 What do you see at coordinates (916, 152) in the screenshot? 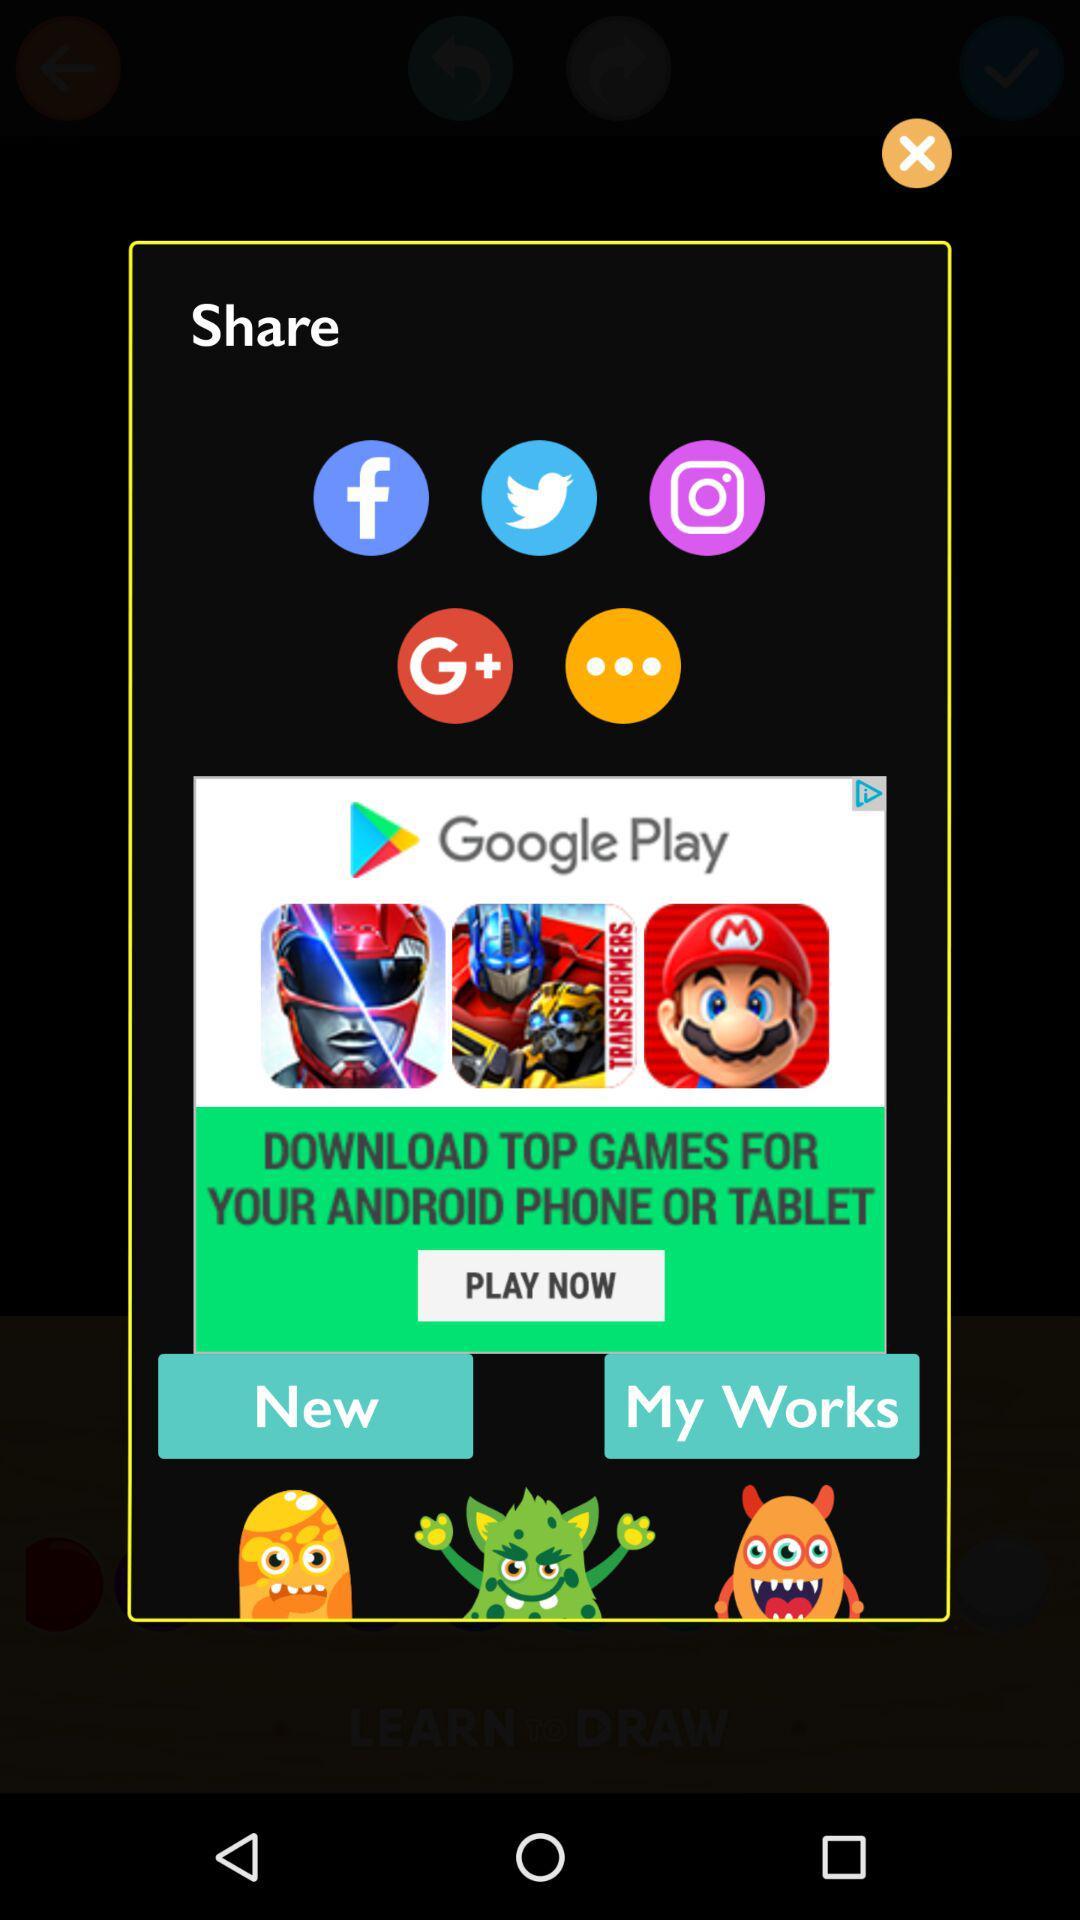
I see `the close icon` at bounding box center [916, 152].